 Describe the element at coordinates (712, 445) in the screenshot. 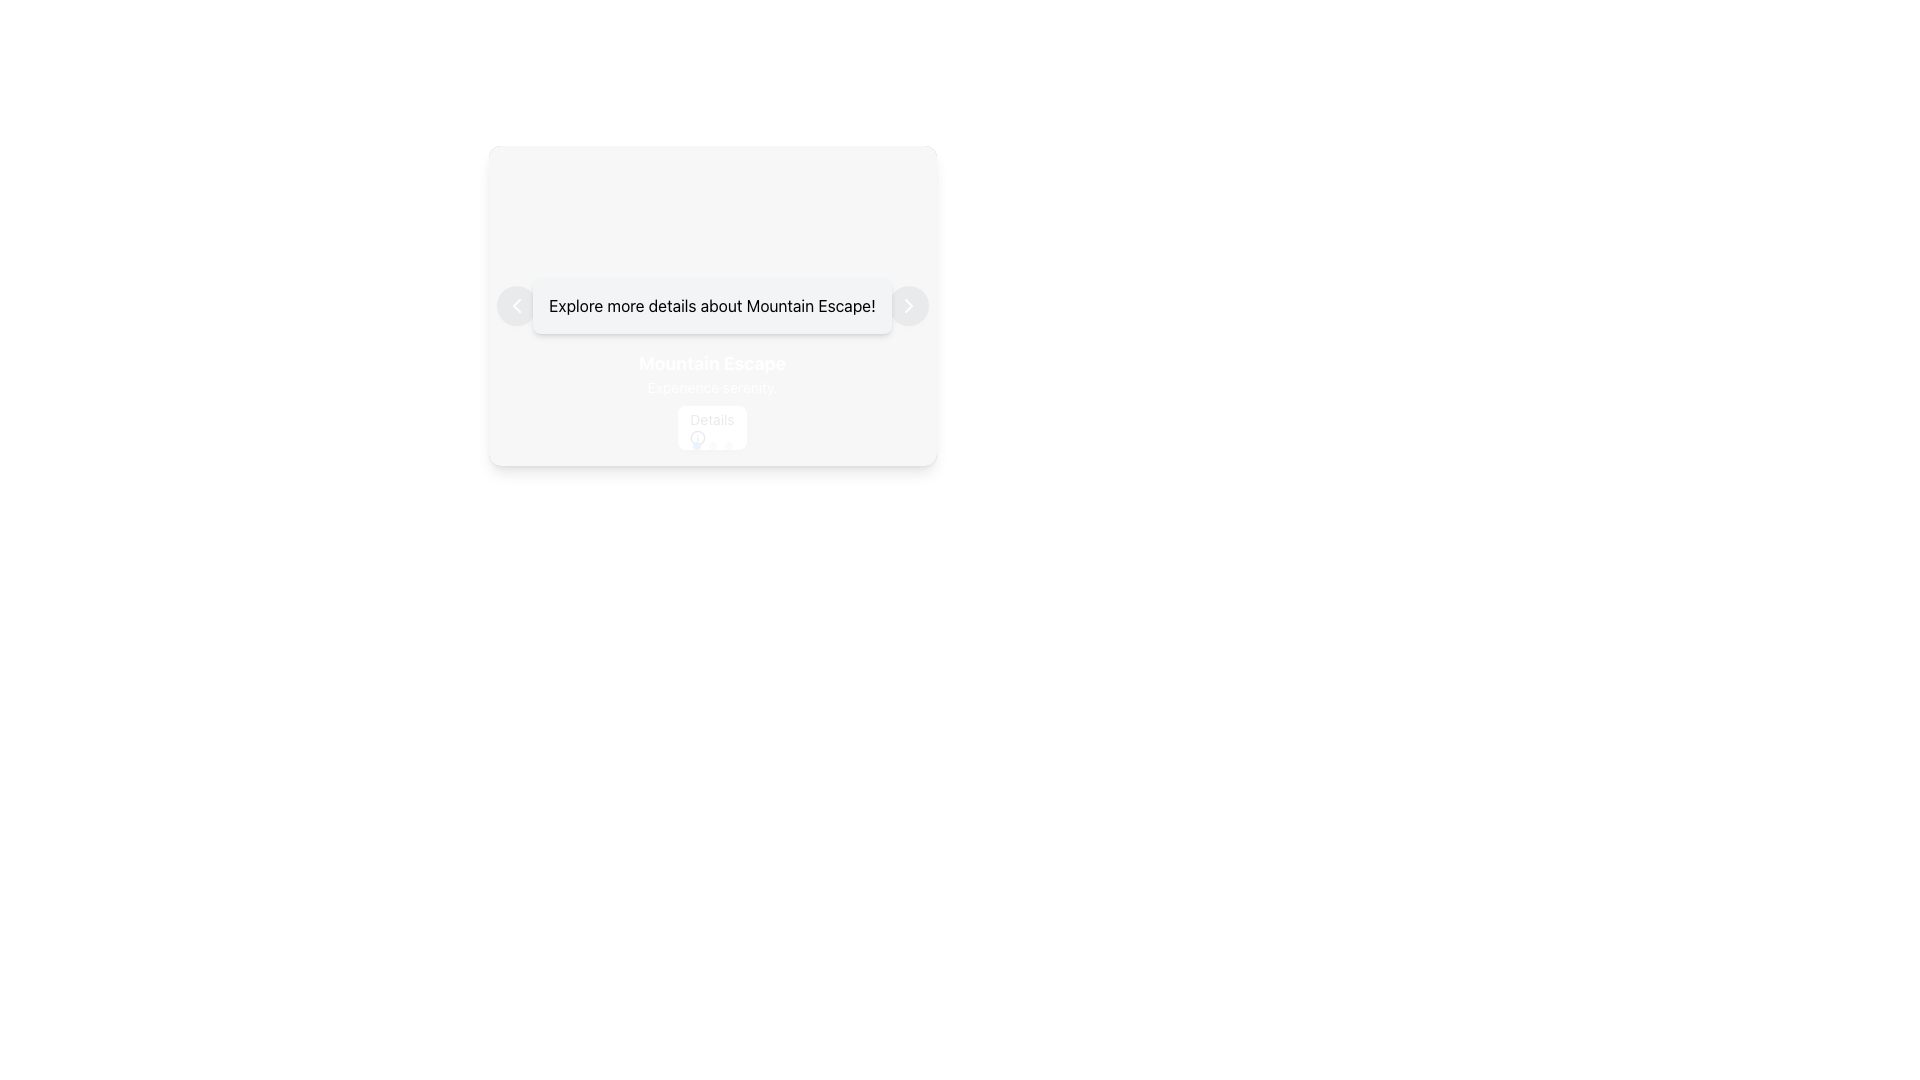

I see `the gray circle of the Pagination Indicator located at the bottom of the 'Mountain Escape' component` at that location.